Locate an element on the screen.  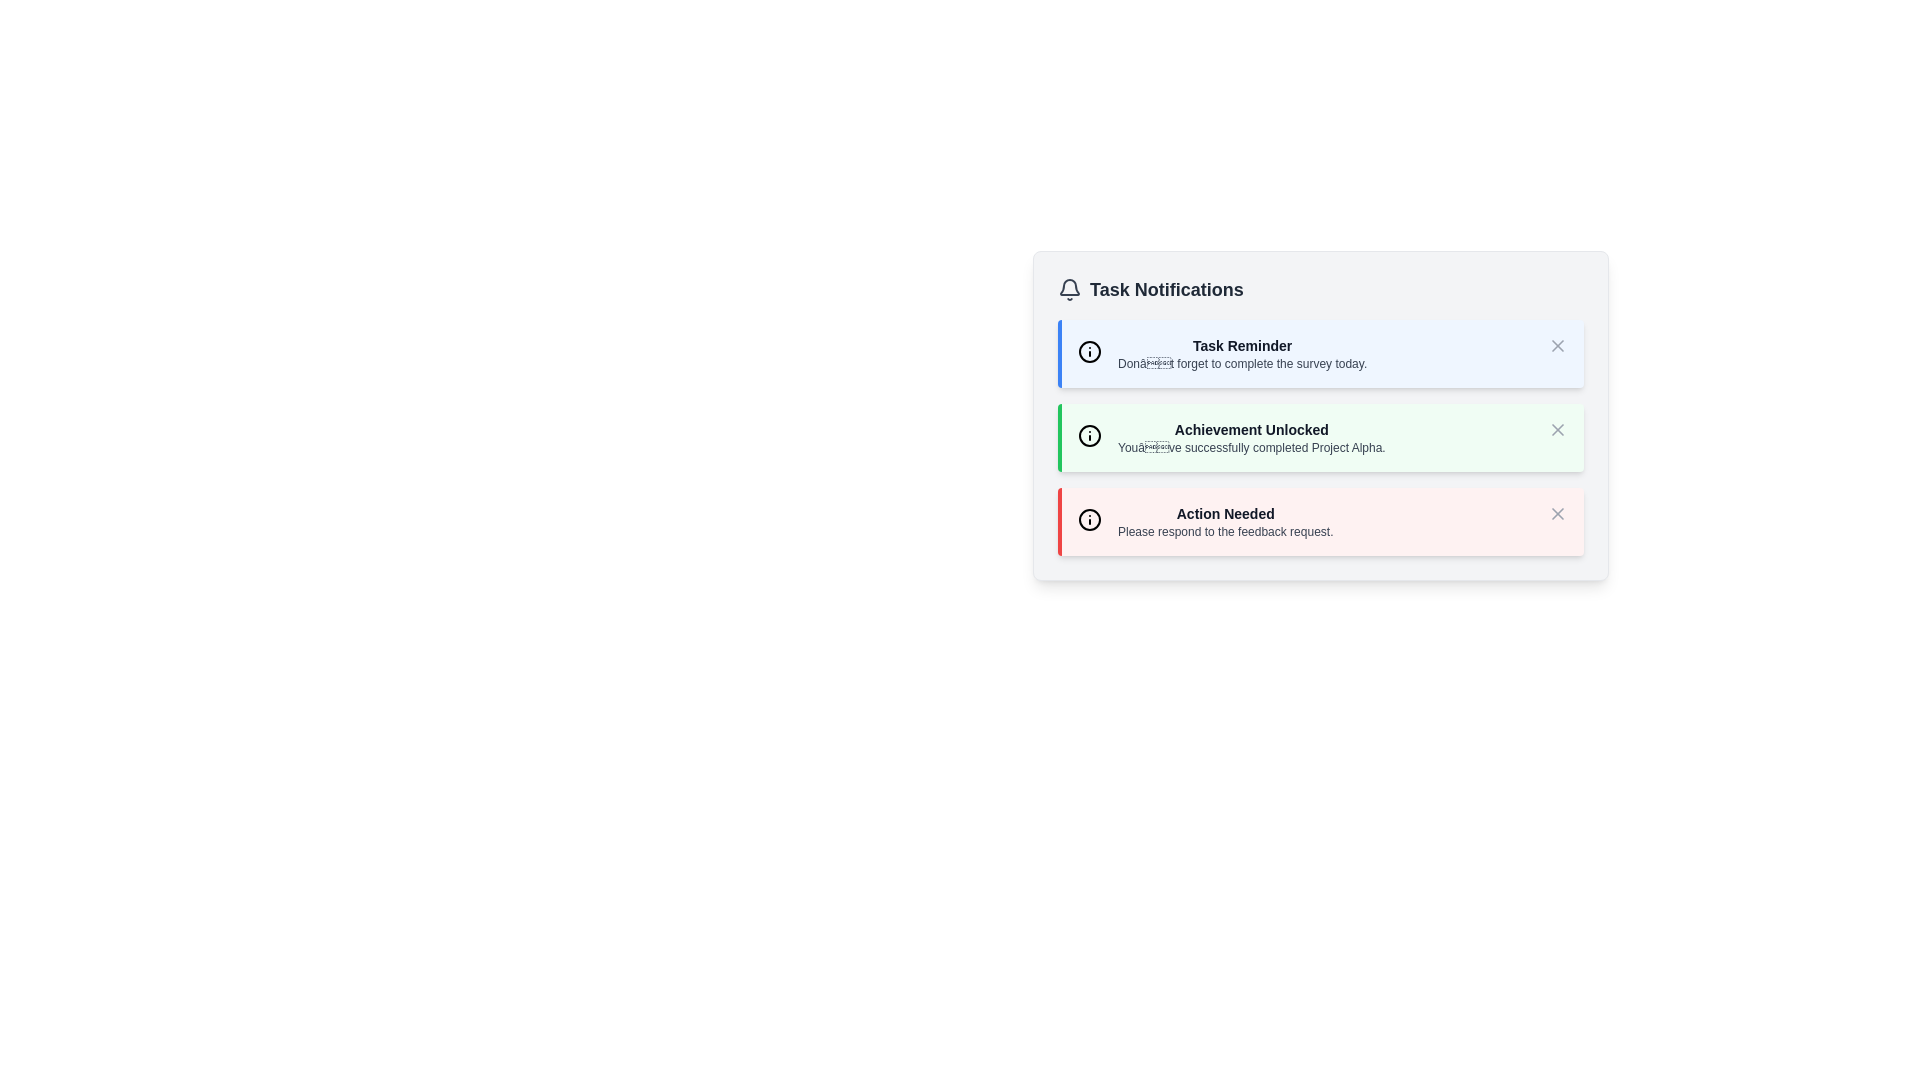
the circular informational icon with a thin black border and white fill, located in the center of the green-highlighted notification box titled 'Achievement Unlocked' is located at coordinates (1088, 434).